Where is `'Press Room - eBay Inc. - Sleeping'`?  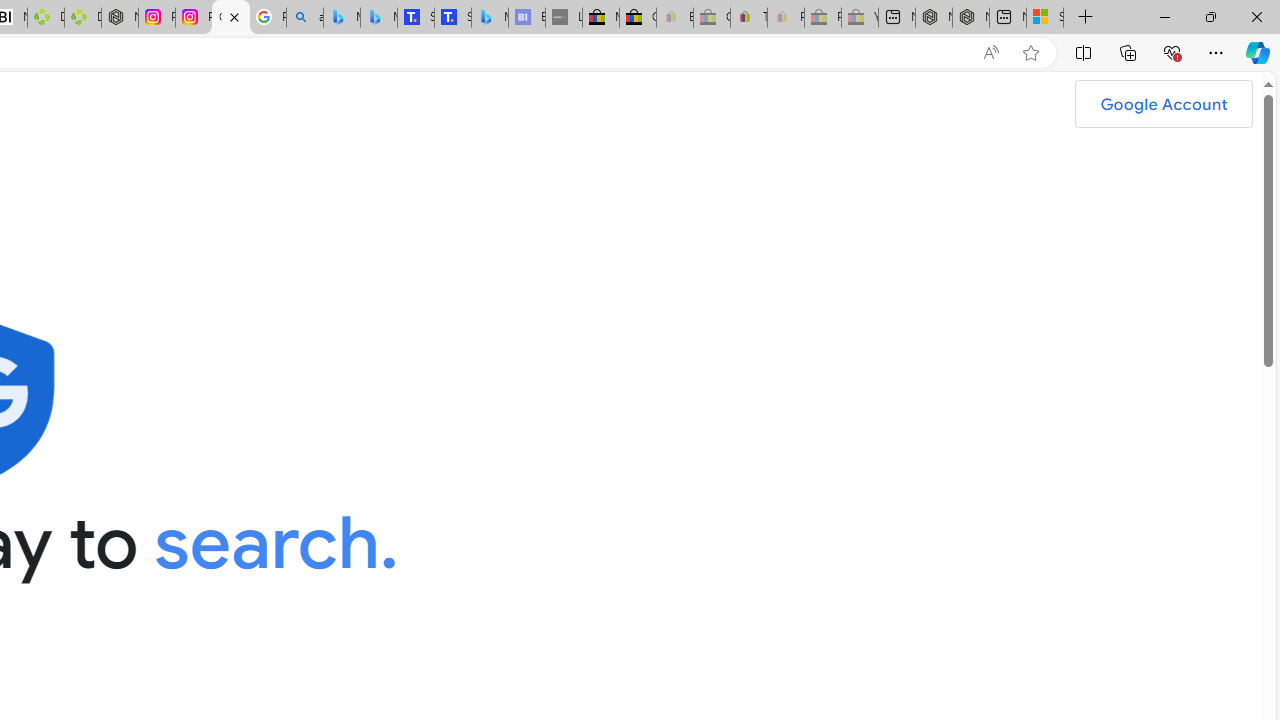 'Press Room - eBay Inc. - Sleeping' is located at coordinates (823, 17).